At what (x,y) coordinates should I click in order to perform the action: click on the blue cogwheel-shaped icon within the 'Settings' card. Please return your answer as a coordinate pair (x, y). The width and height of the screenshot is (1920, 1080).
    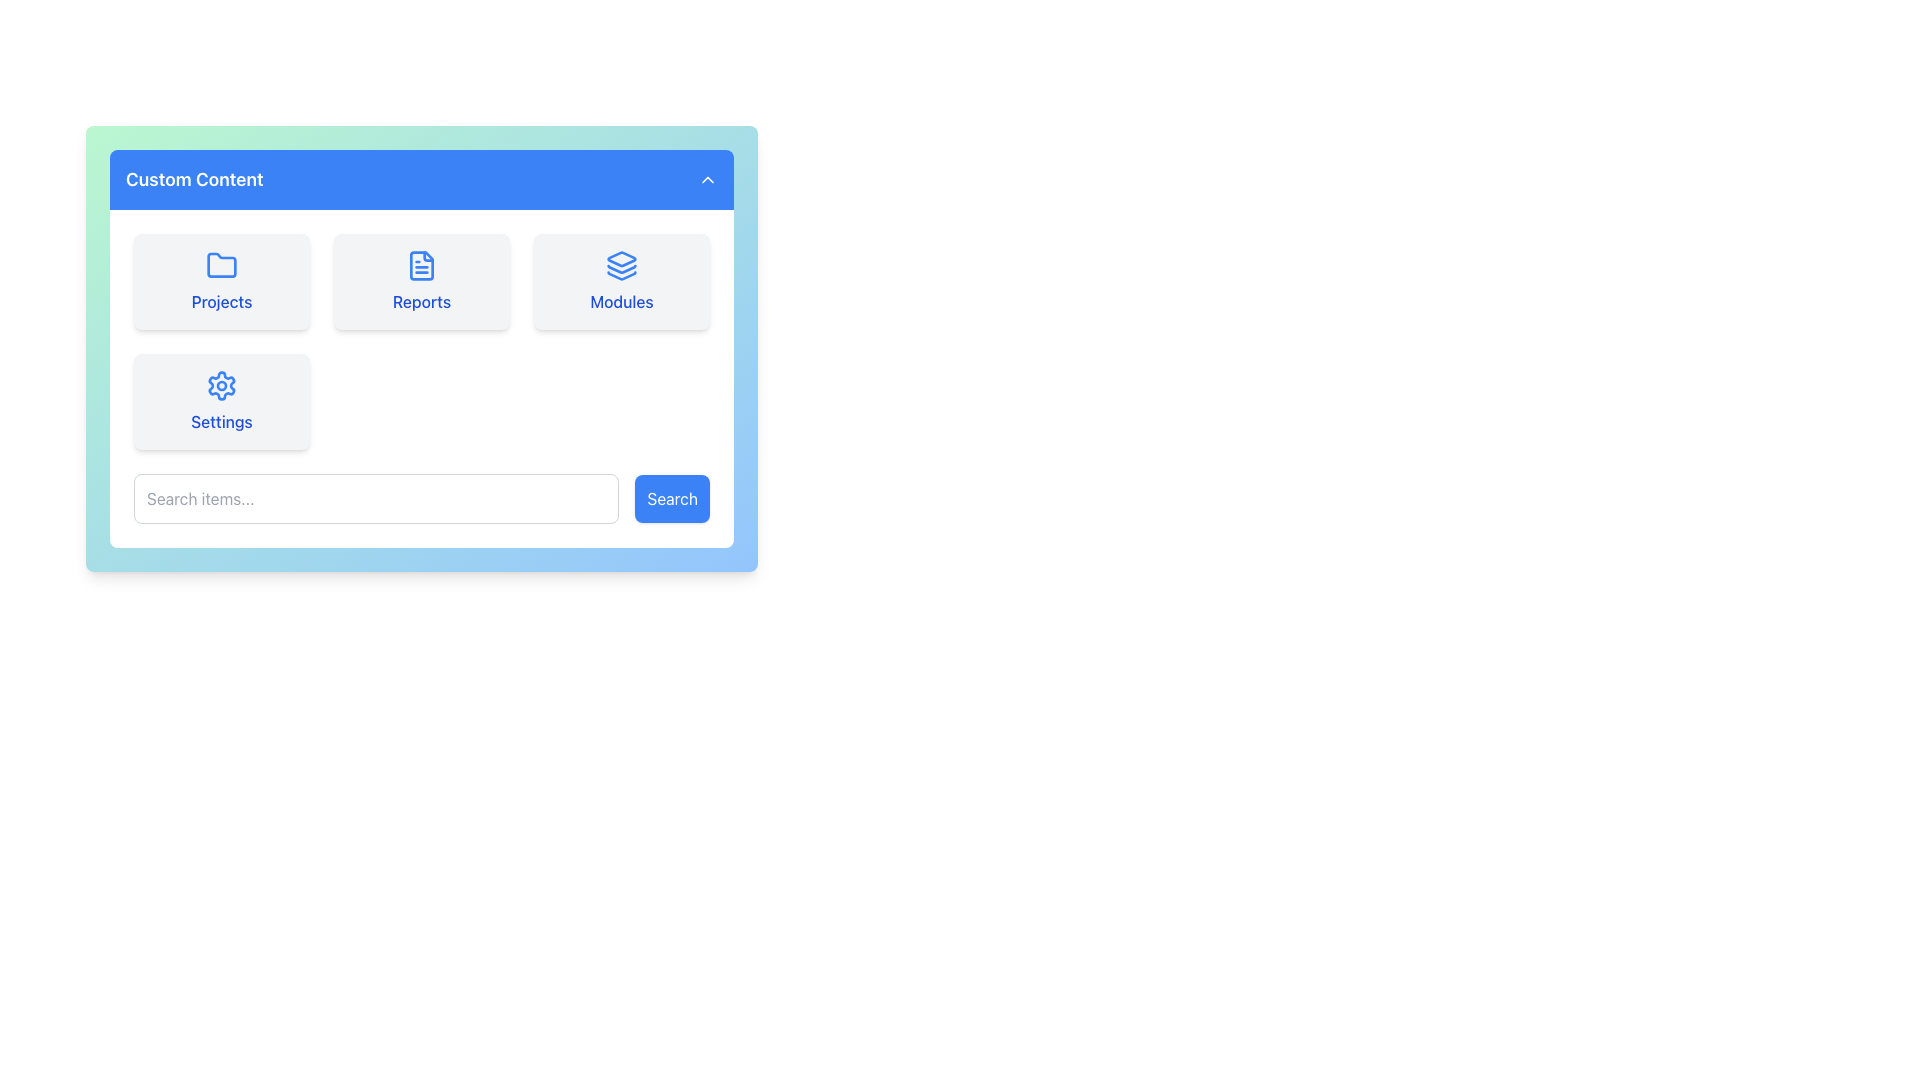
    Looking at the image, I should click on (221, 385).